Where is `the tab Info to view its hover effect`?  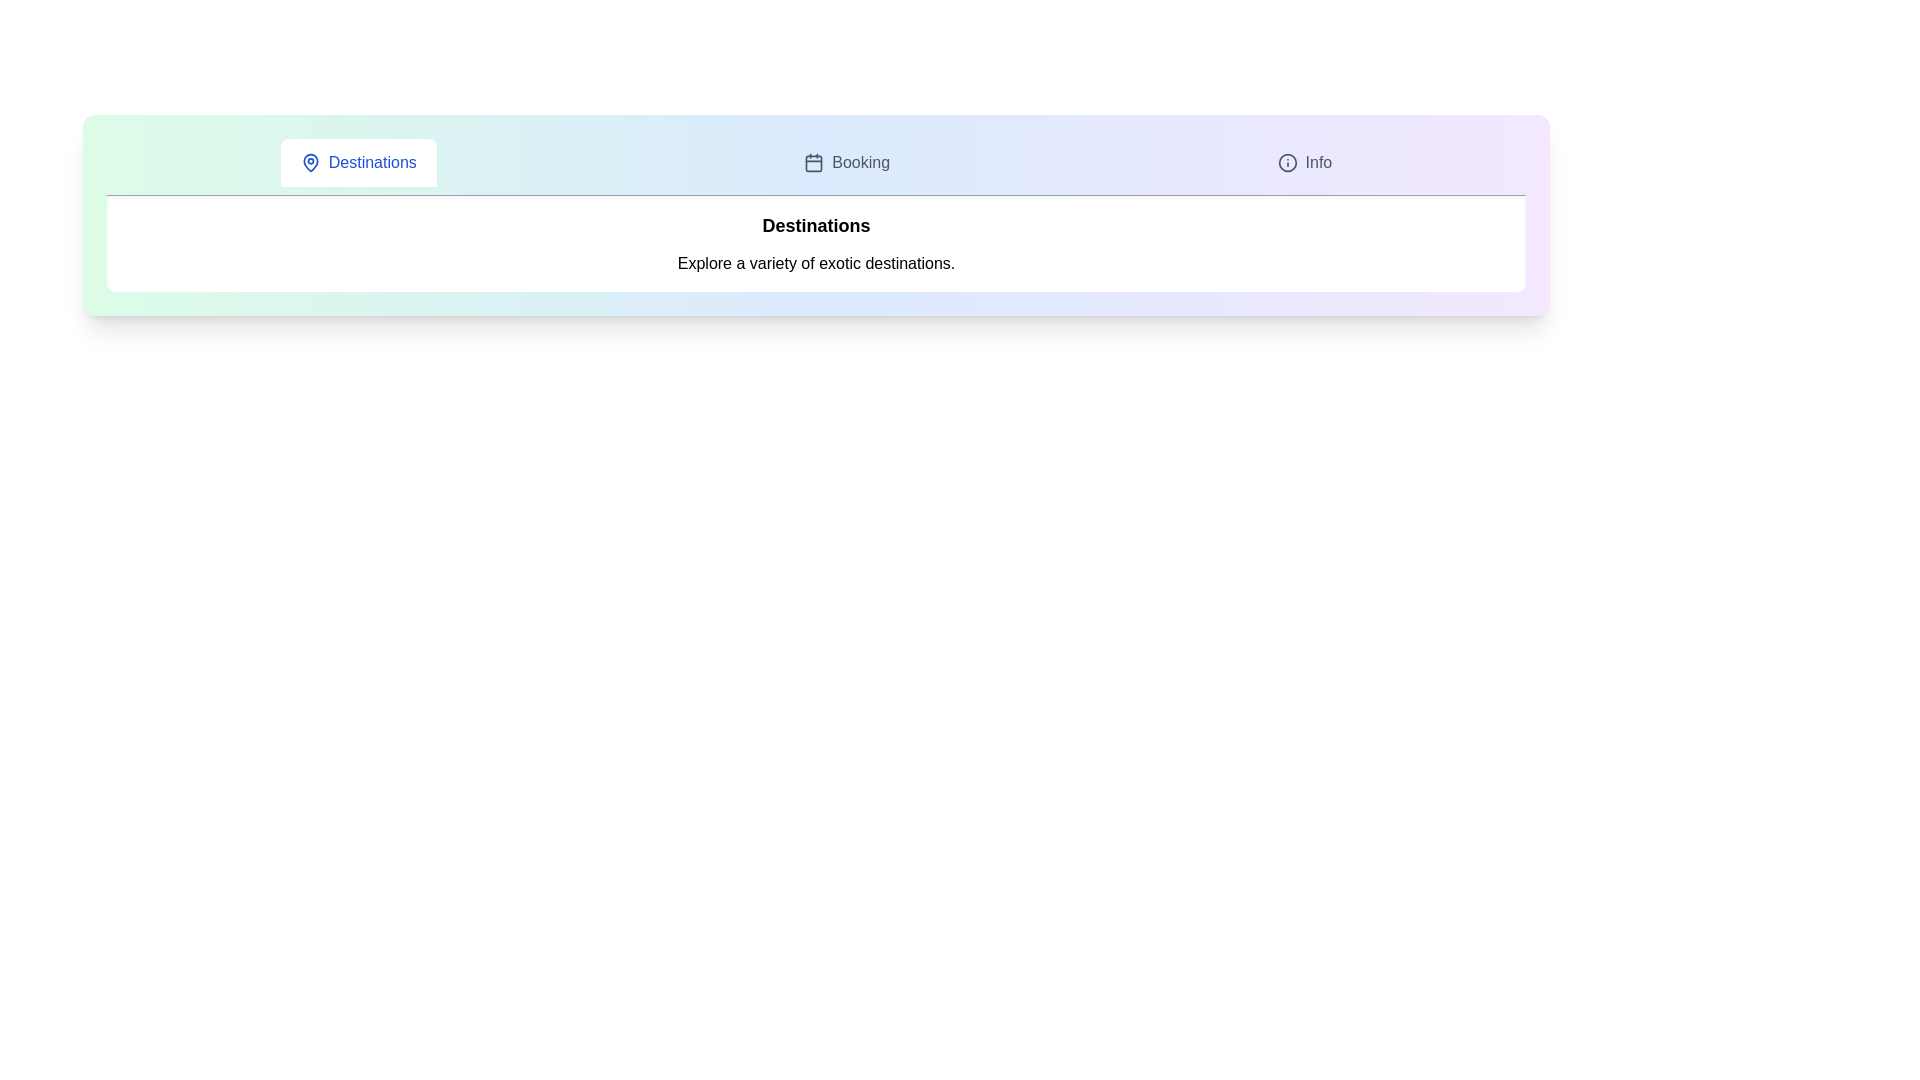 the tab Info to view its hover effect is located at coordinates (1304, 161).